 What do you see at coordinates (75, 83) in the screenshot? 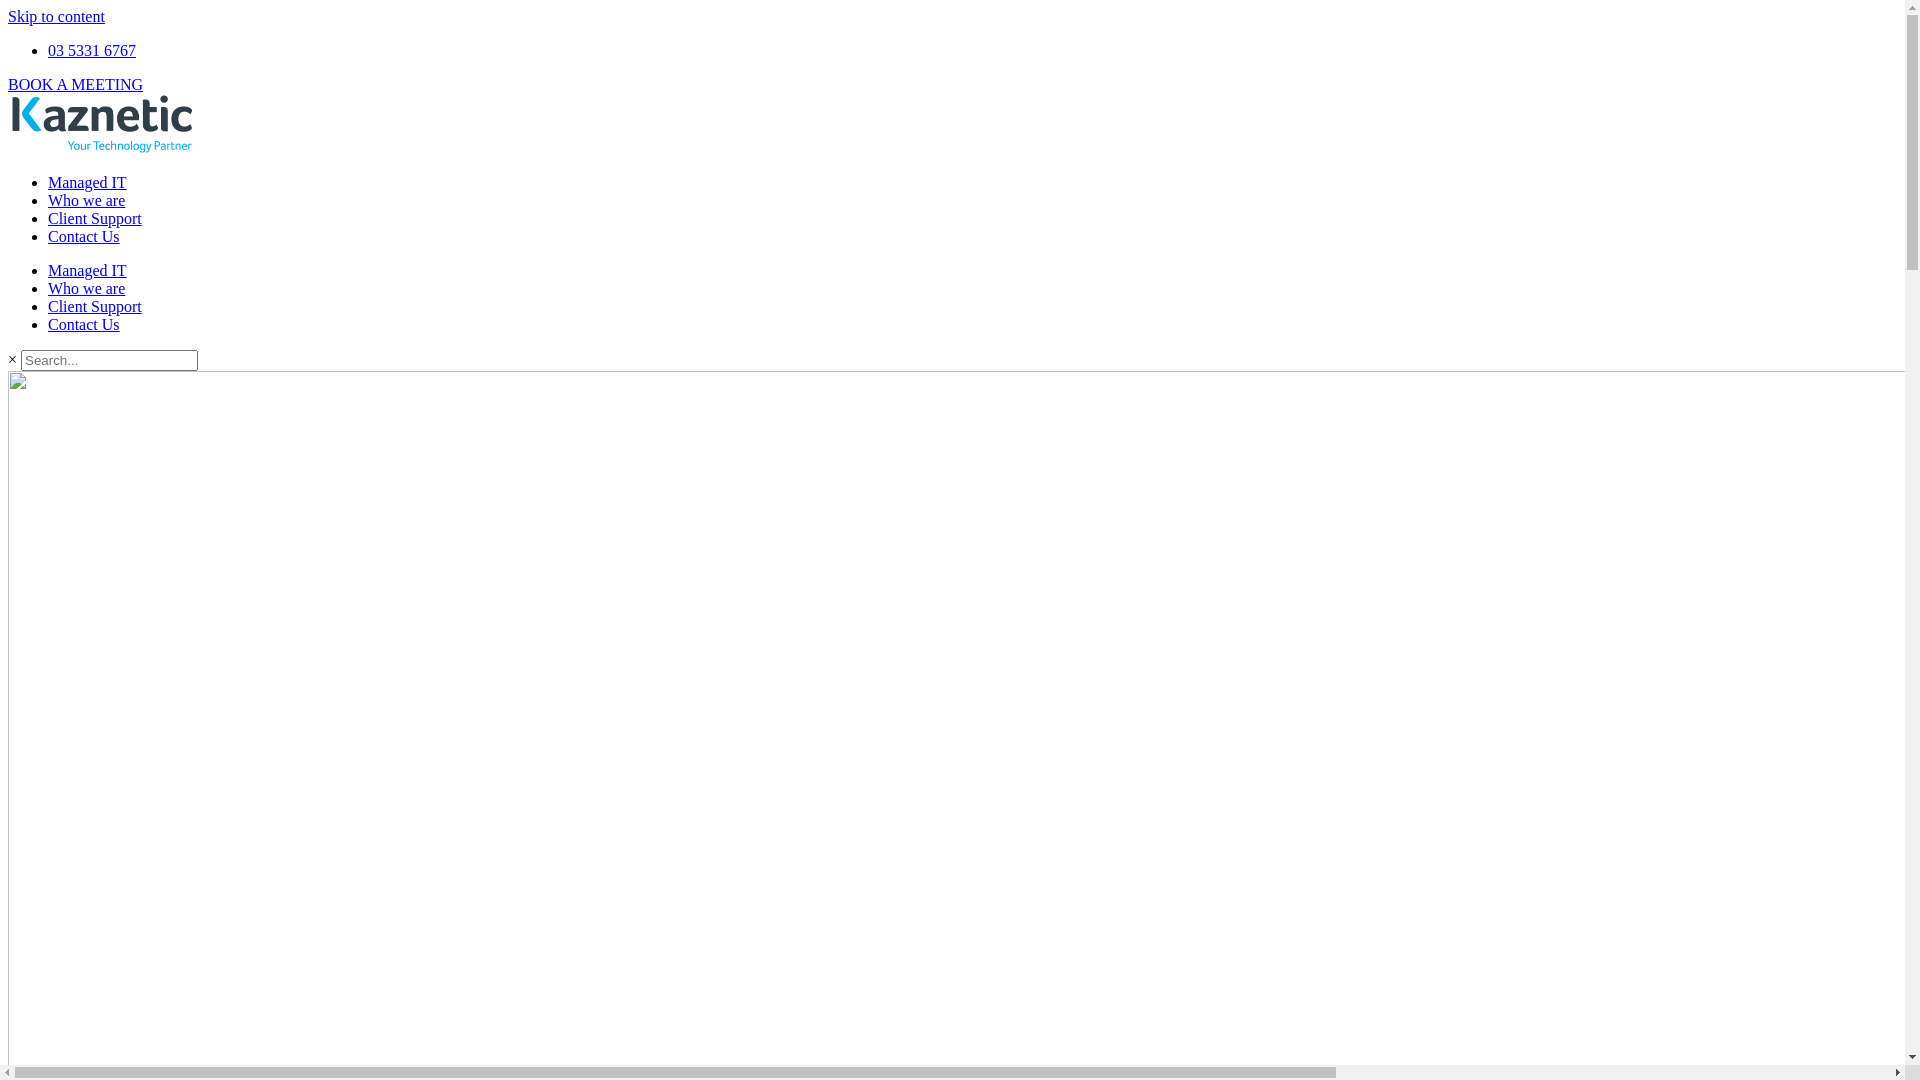
I see `'BOOK A MEETING'` at bounding box center [75, 83].